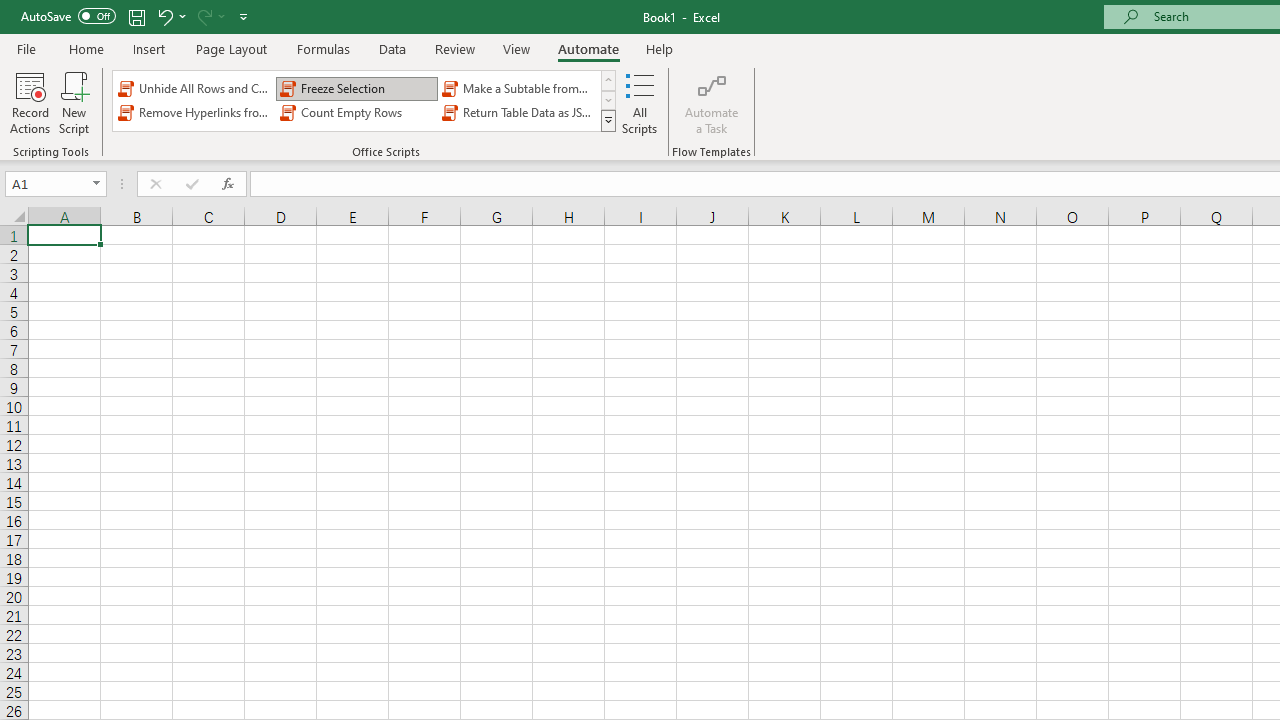  What do you see at coordinates (135, 16) in the screenshot?
I see `'Save'` at bounding box center [135, 16].